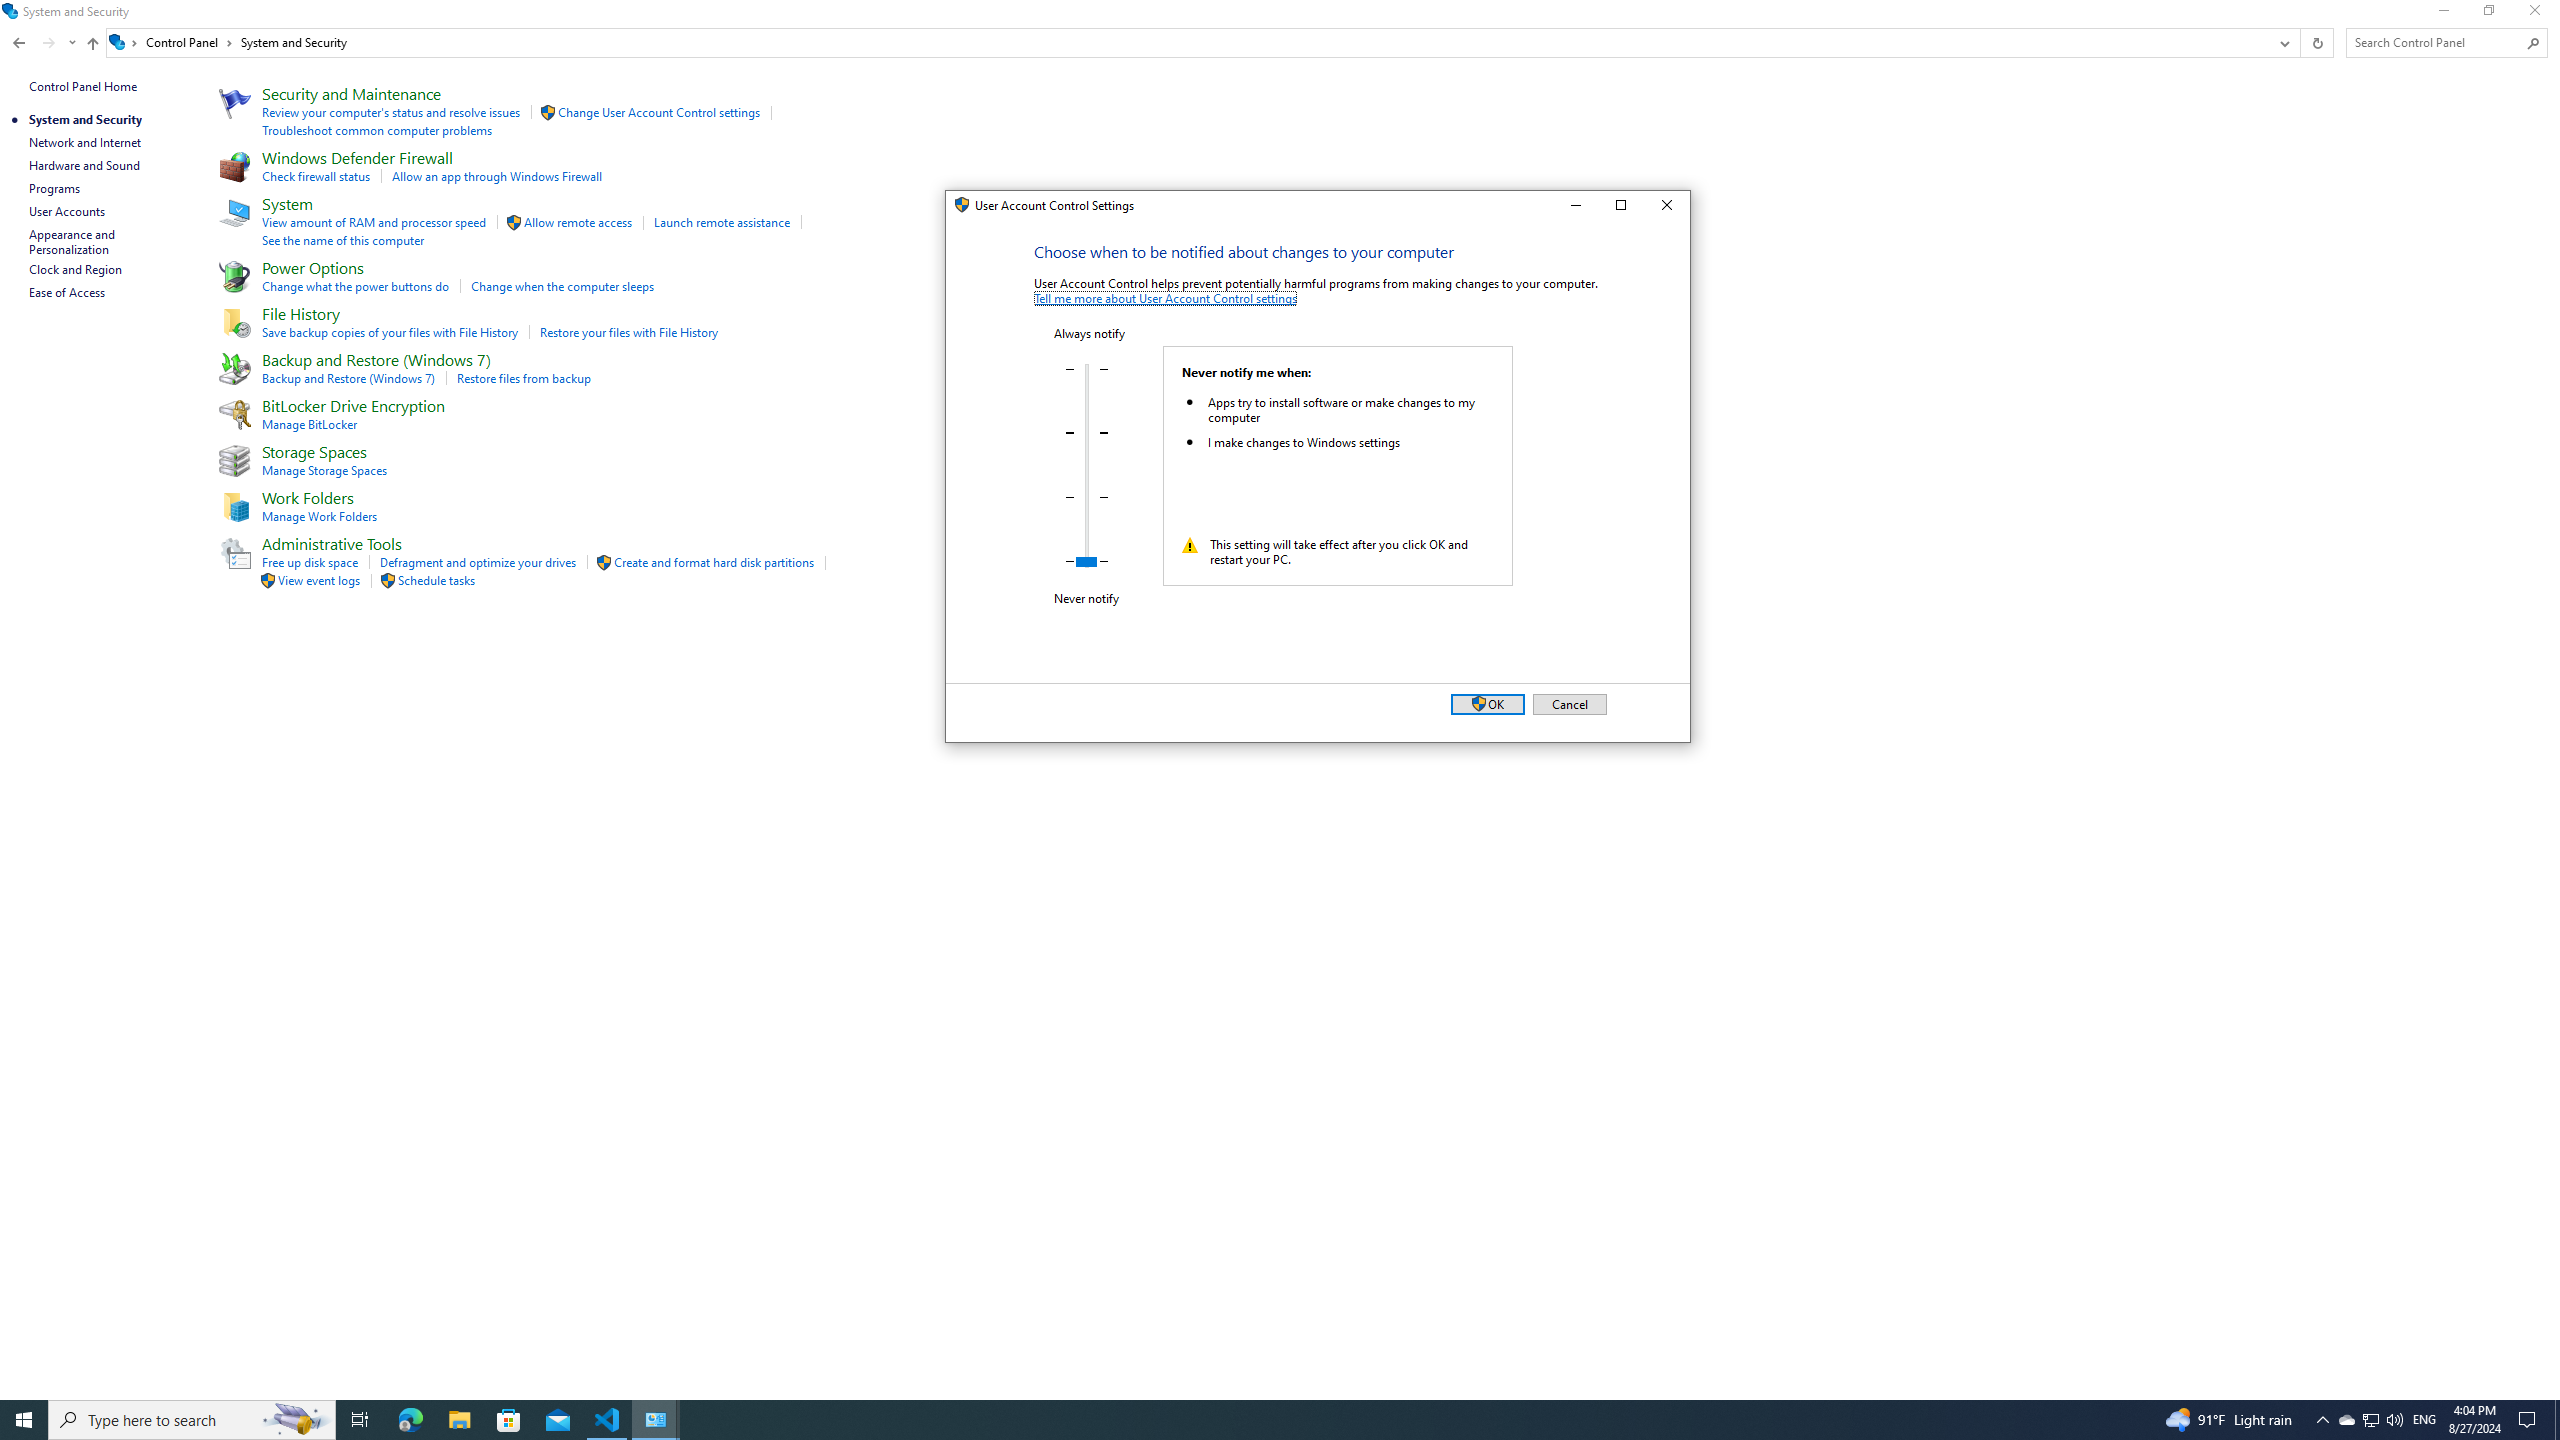 The width and height of the screenshot is (2560, 1440). I want to click on 'File Explorer', so click(458, 1418).